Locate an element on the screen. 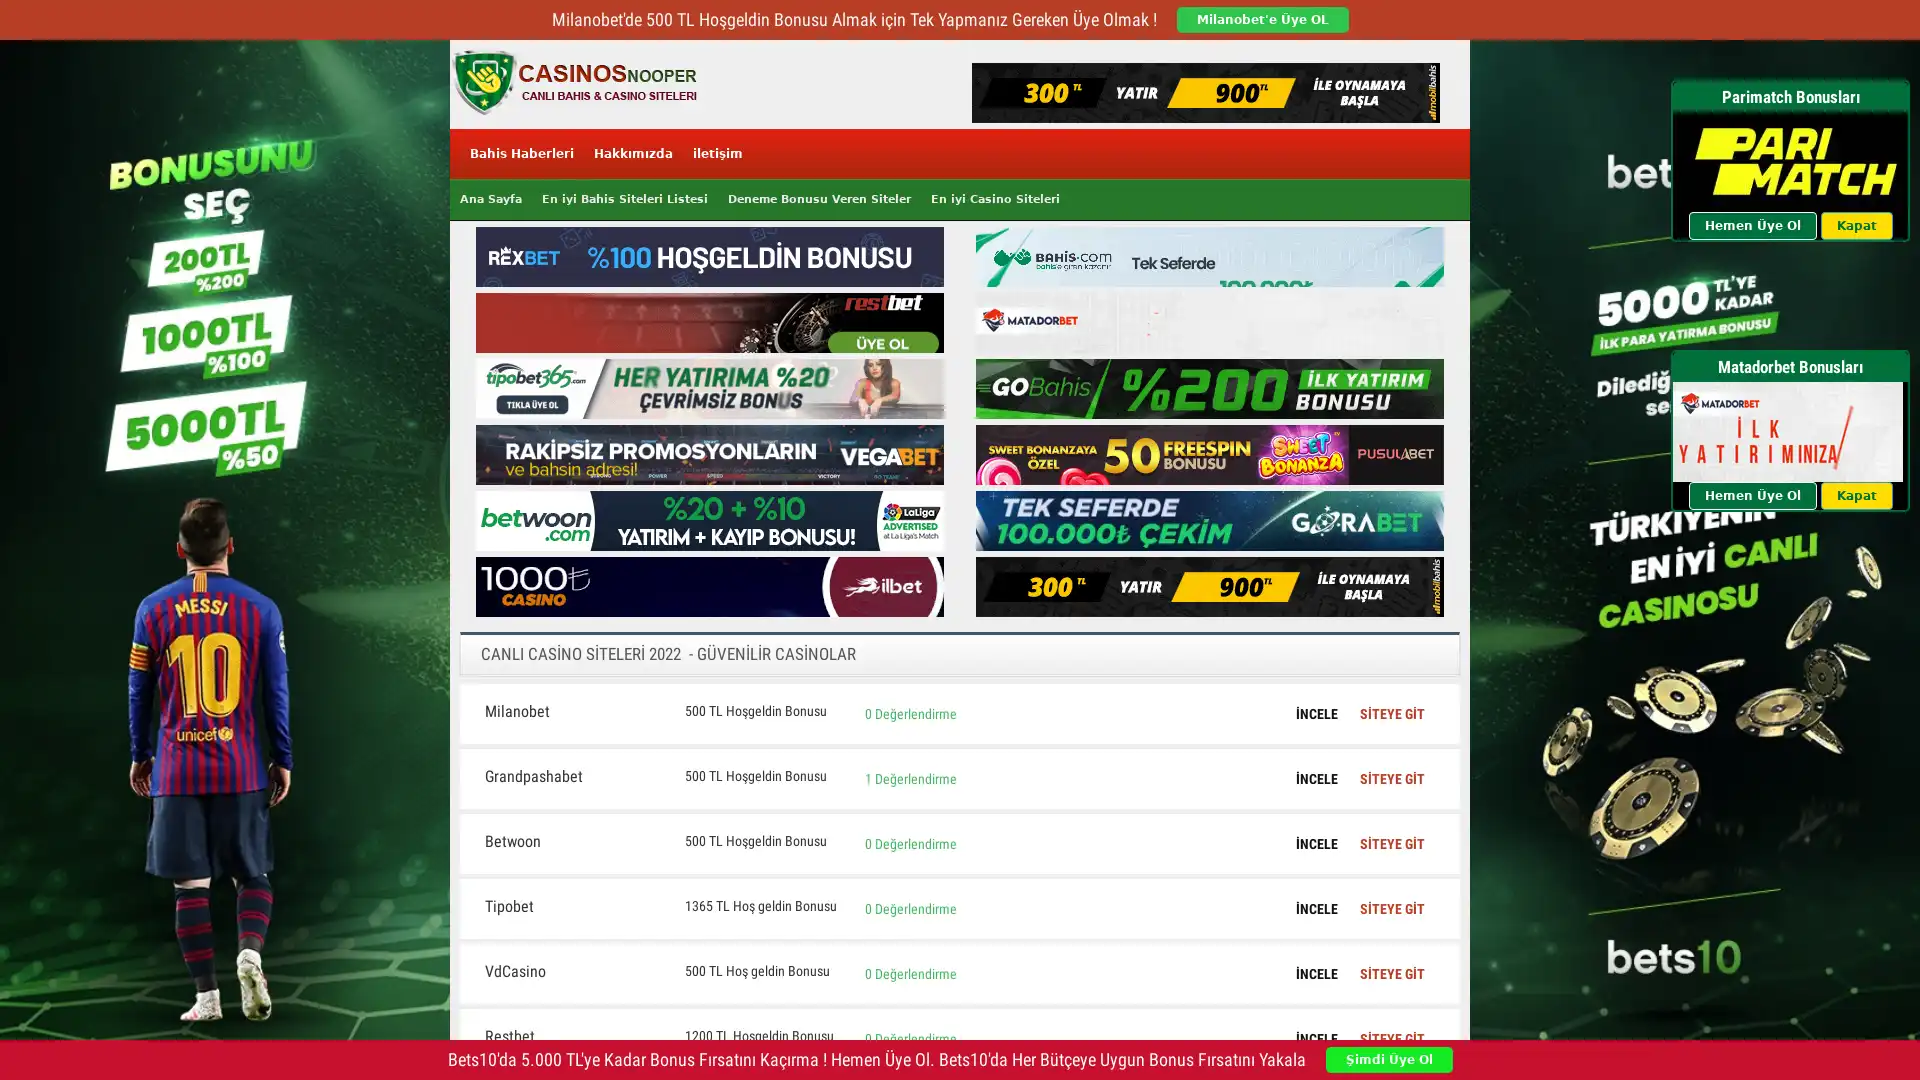  Hemen Uye Ol is located at coordinates (1751, 225).